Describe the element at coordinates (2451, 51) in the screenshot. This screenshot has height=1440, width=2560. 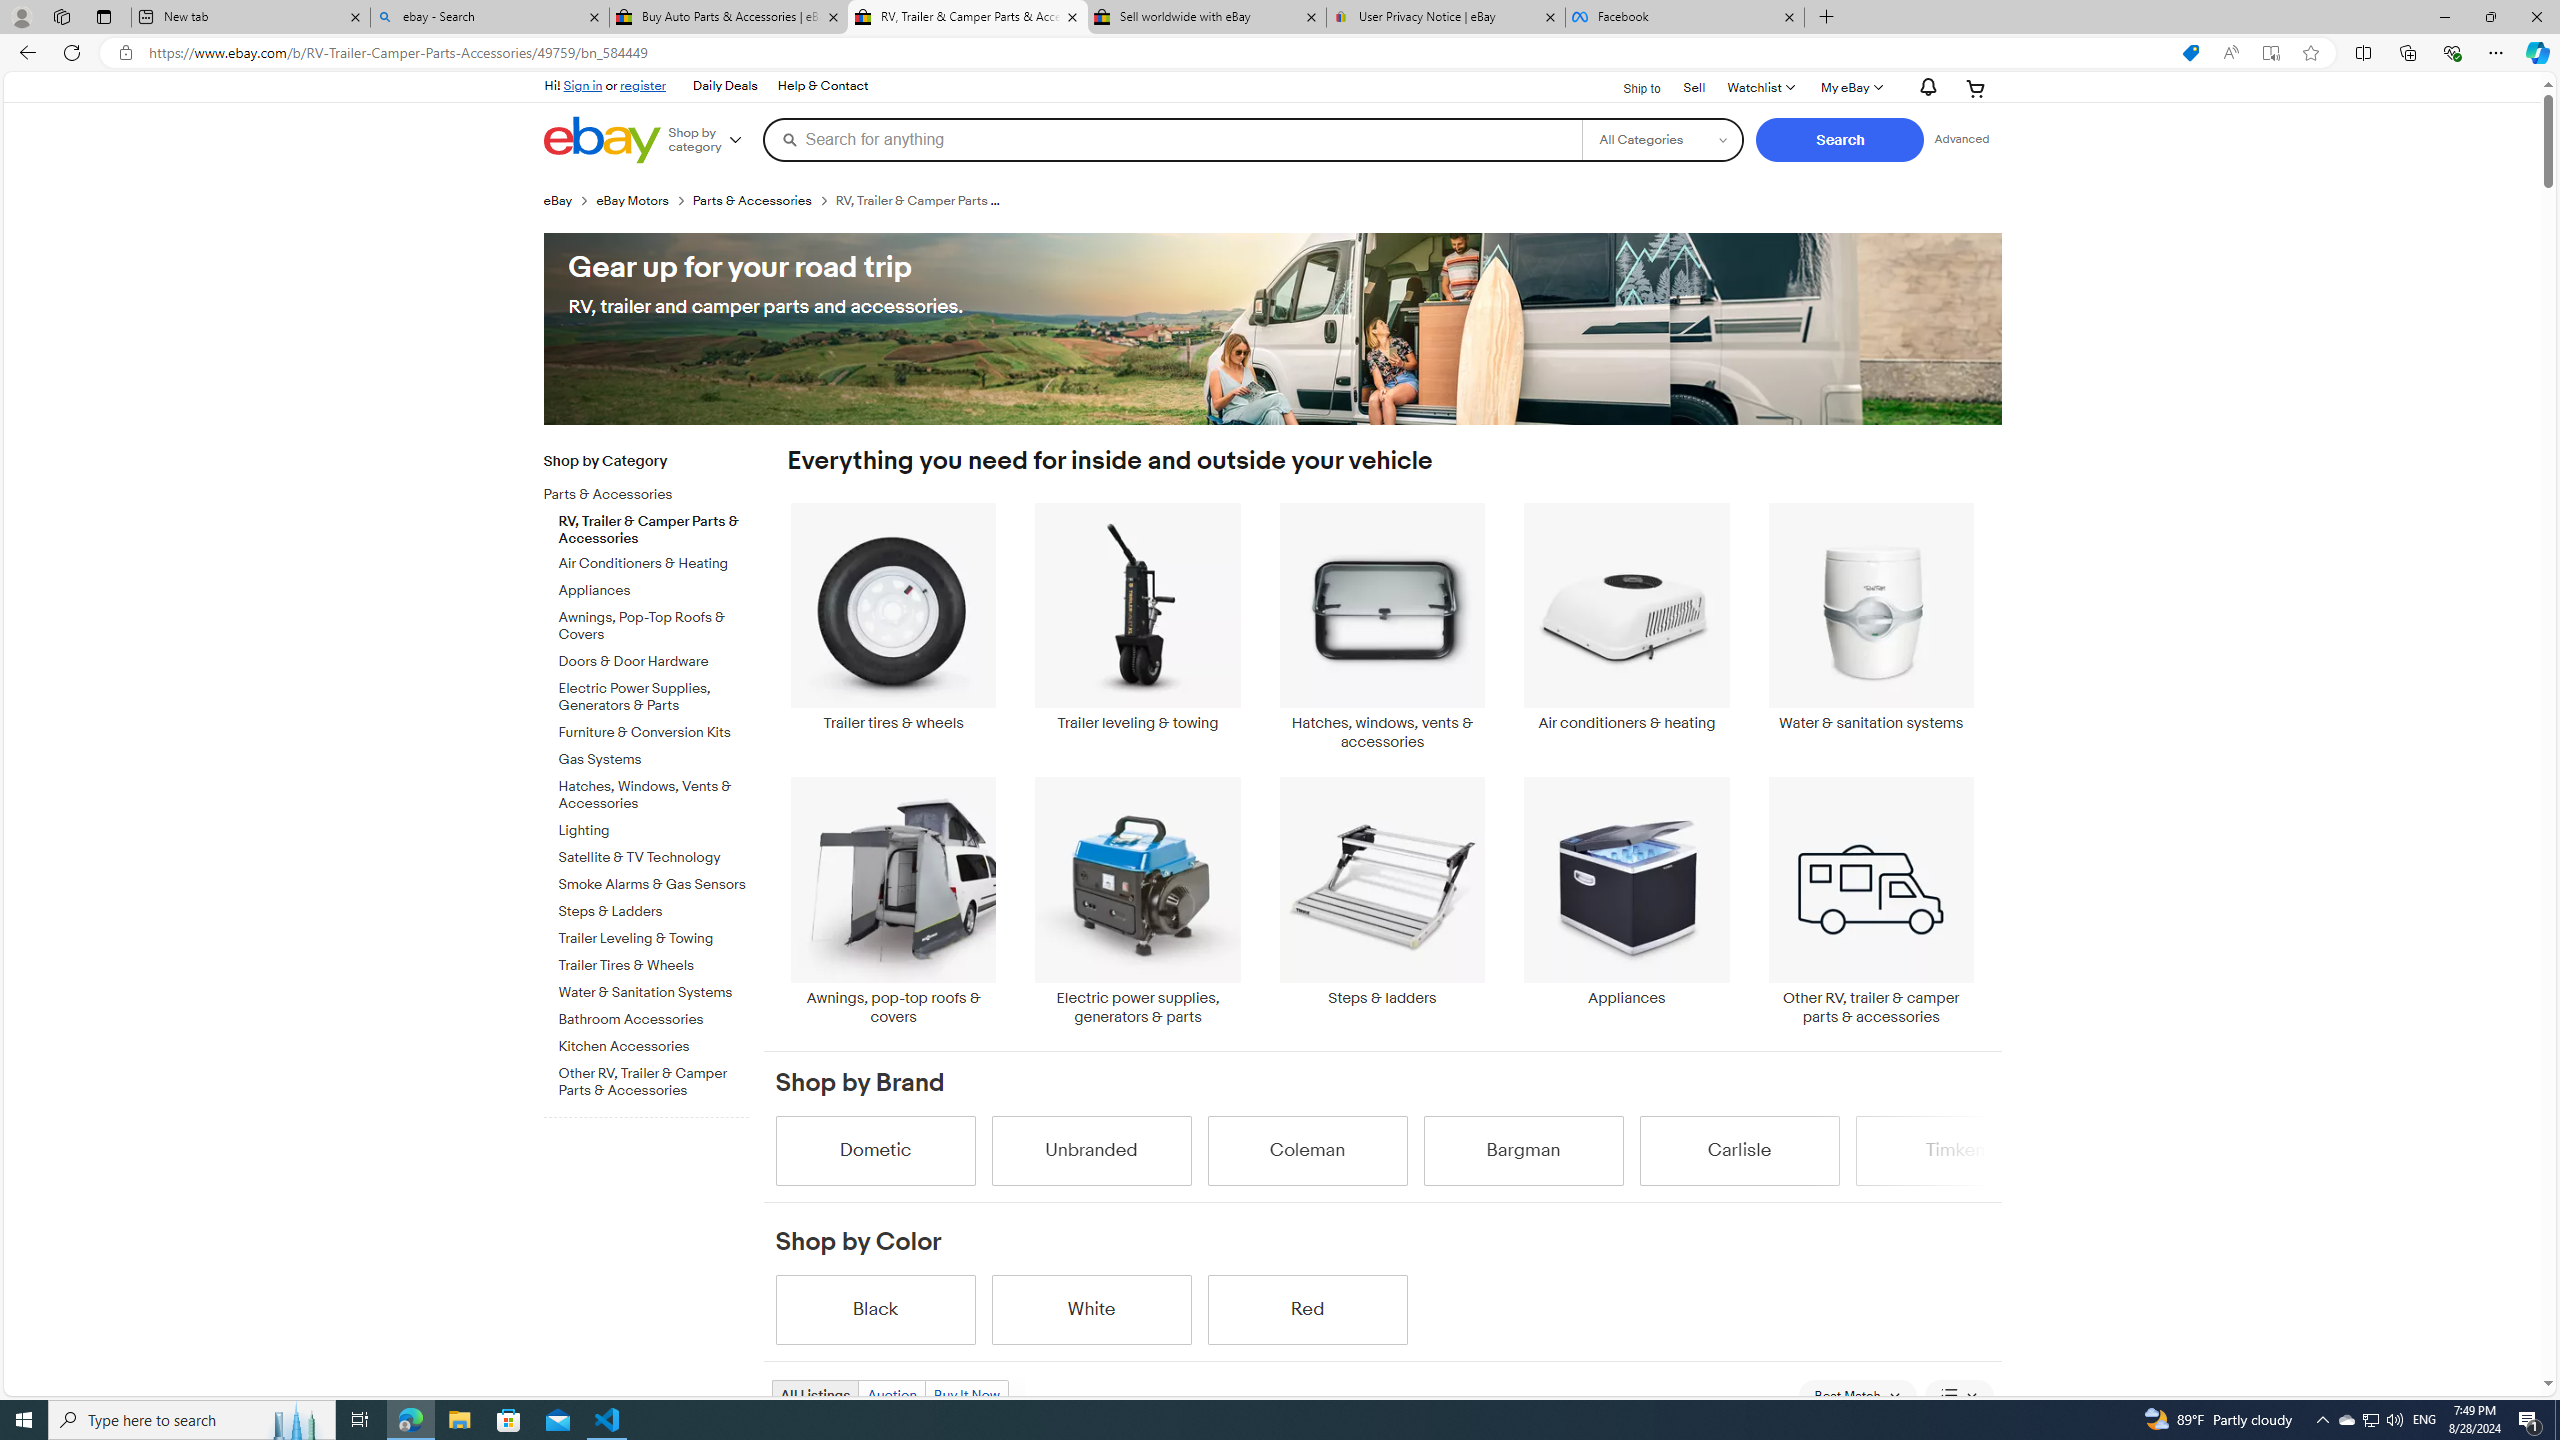
I see `'Browser essentials'` at that location.